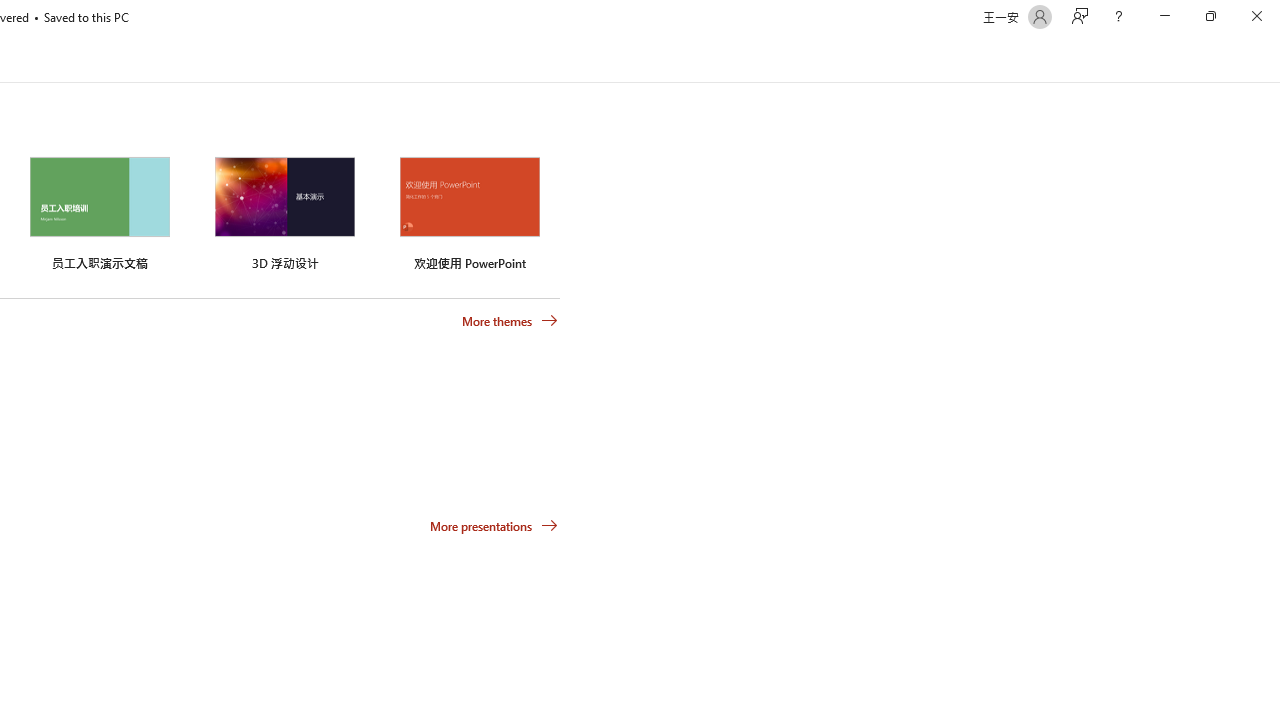  Describe the element at coordinates (510, 320) in the screenshot. I see `'More themes'` at that location.